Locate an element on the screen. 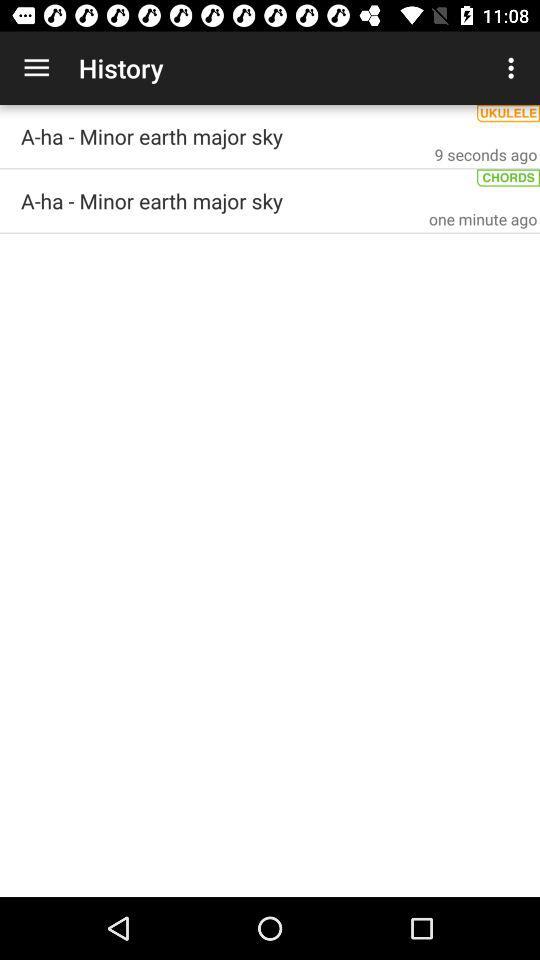  app to the right of the history is located at coordinates (513, 68).